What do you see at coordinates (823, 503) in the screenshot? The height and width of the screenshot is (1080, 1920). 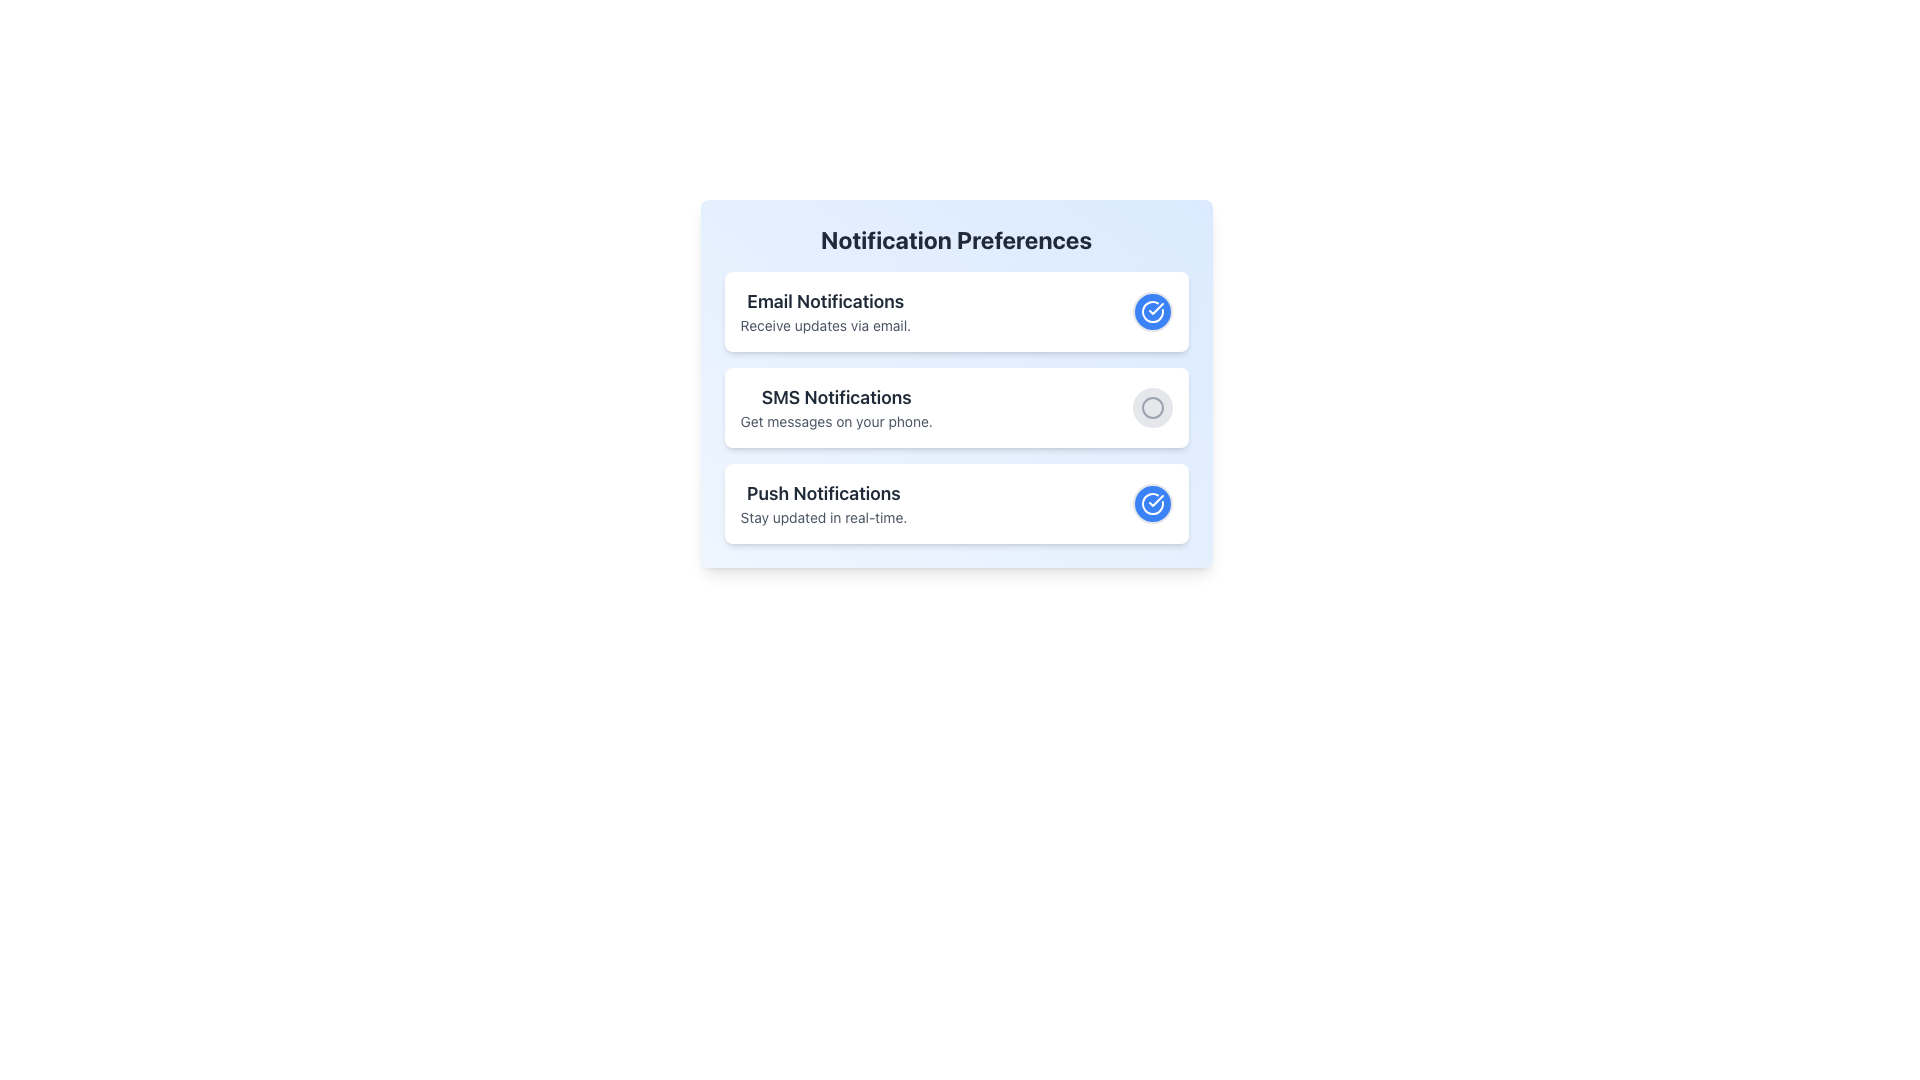 I see `the text block that reads 'Push Notifications' and 'Stay updated in real-time' within the third card from the top in the notification preference cards` at bounding box center [823, 503].